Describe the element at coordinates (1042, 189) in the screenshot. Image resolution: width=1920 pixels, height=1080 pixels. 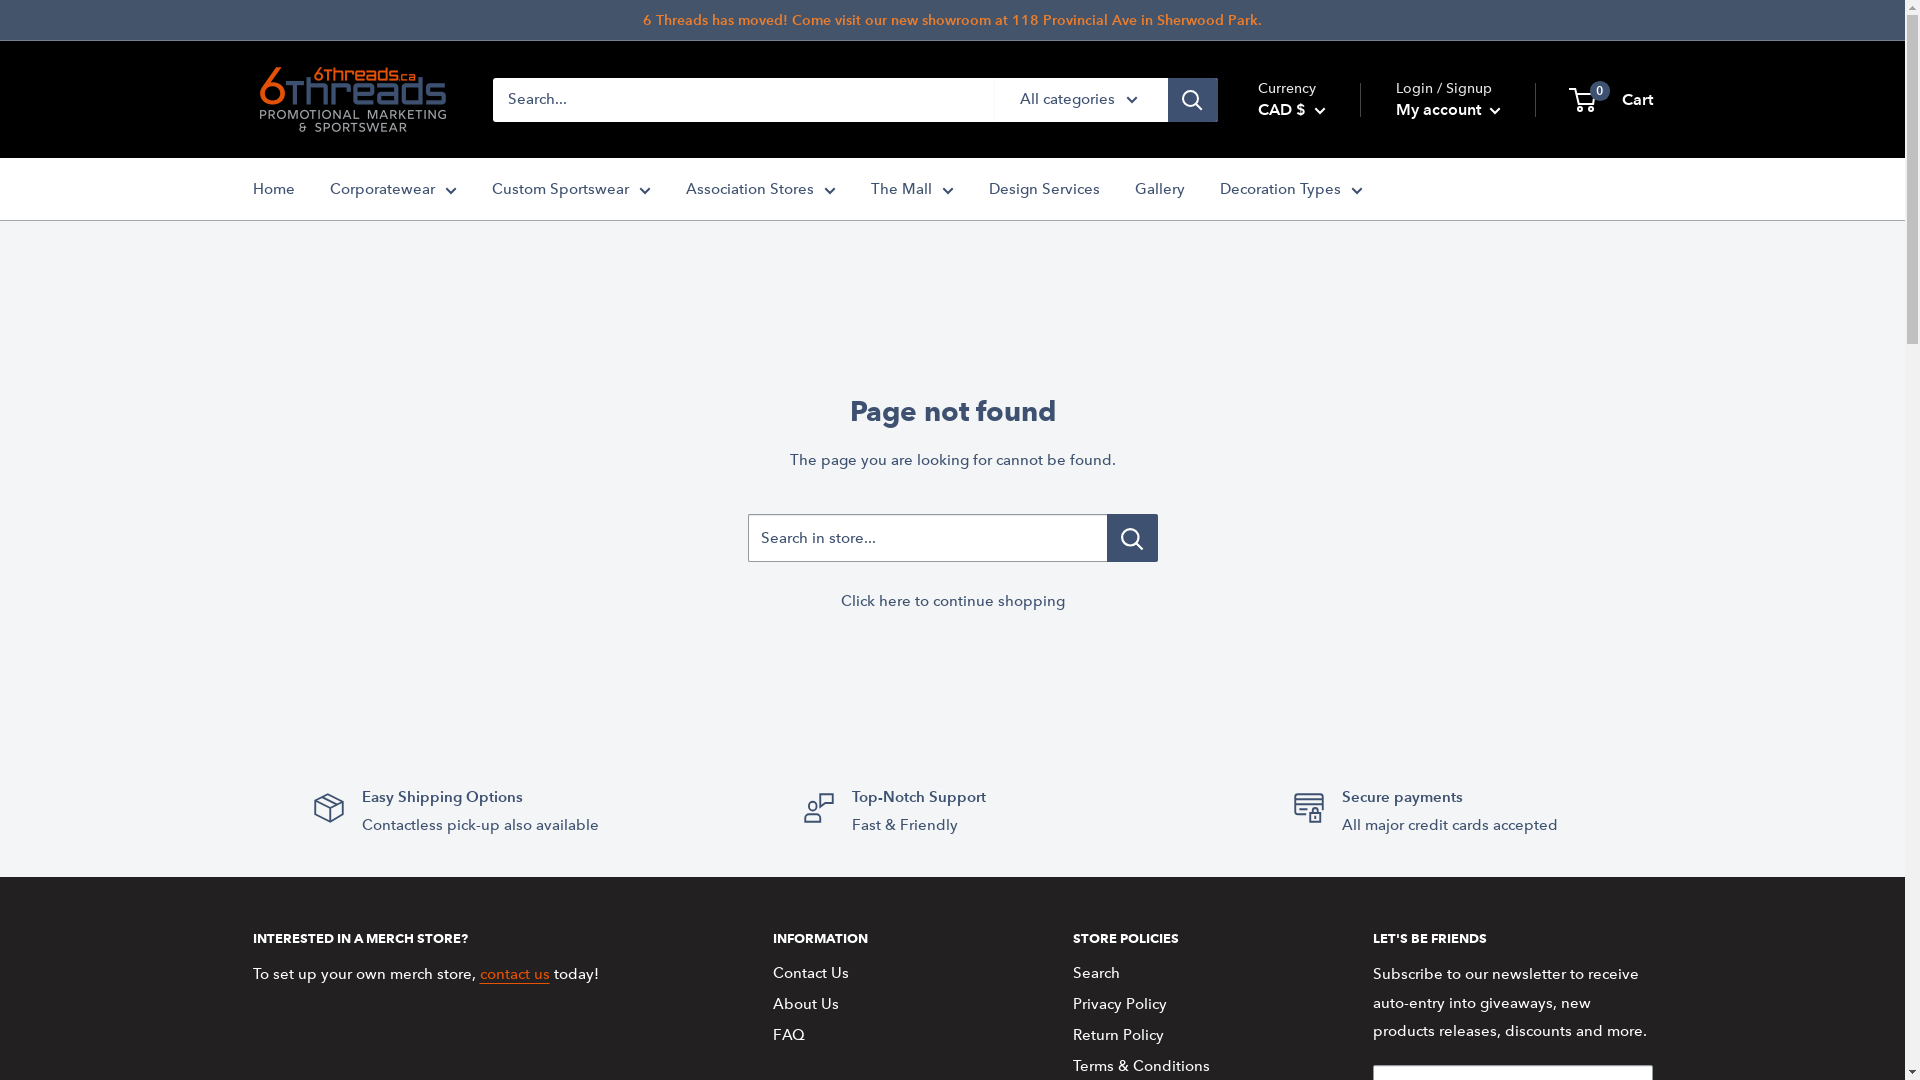
I see `'Design Services'` at that location.